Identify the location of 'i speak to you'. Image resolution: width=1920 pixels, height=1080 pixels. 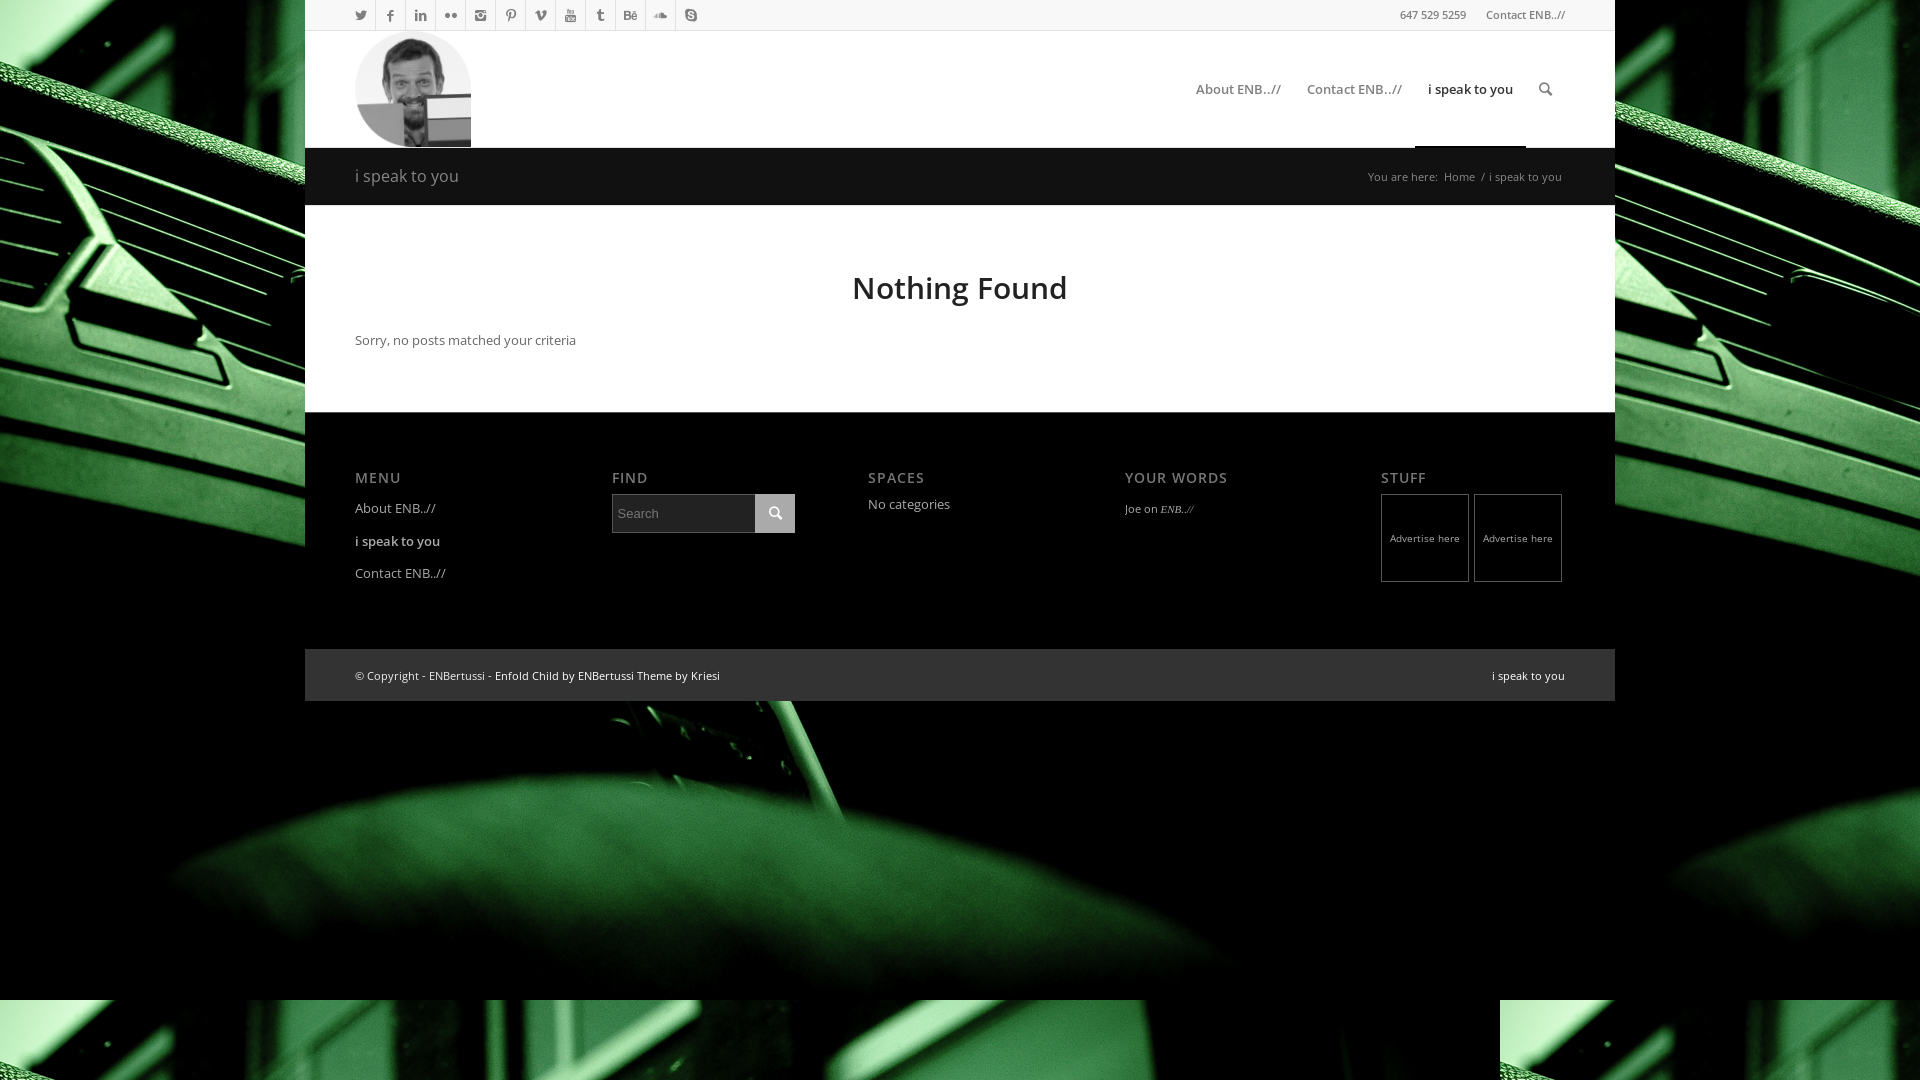
(1470, 87).